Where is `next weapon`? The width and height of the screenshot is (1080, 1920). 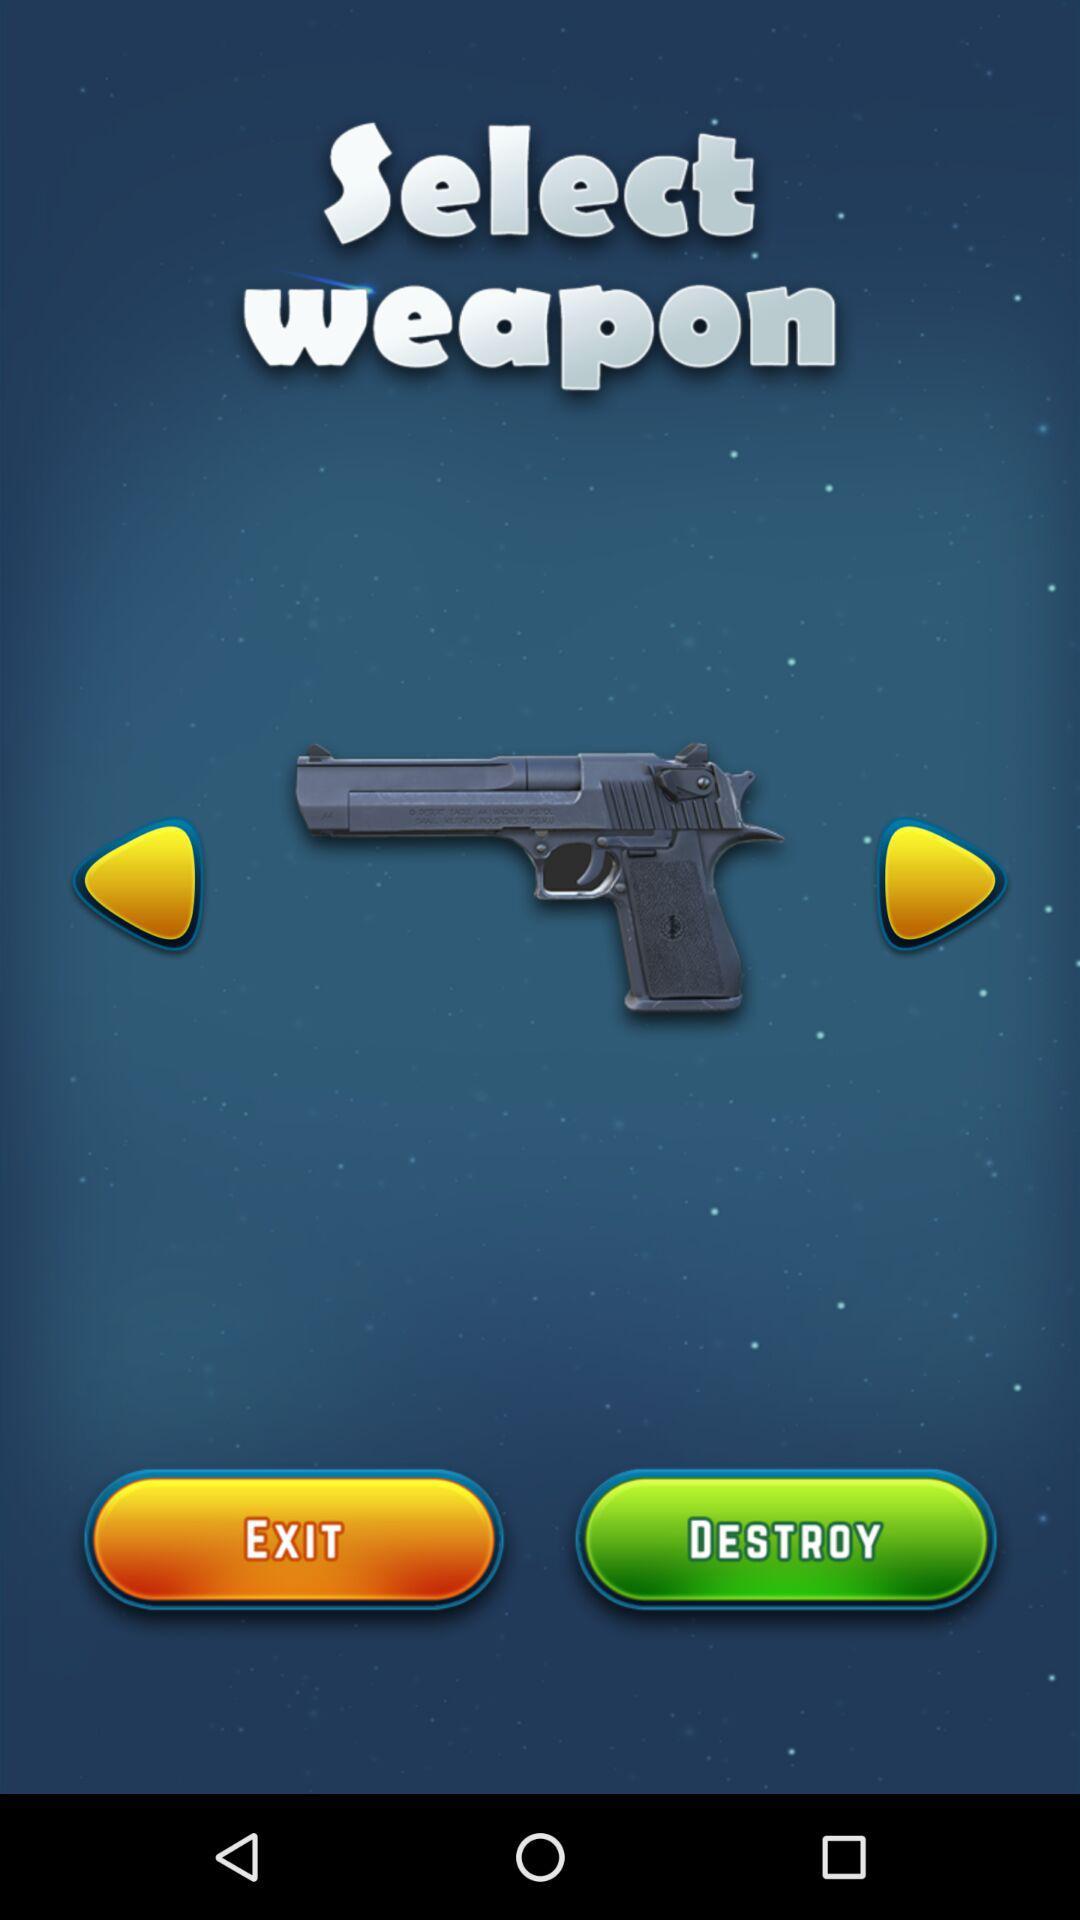 next weapon is located at coordinates (941, 887).